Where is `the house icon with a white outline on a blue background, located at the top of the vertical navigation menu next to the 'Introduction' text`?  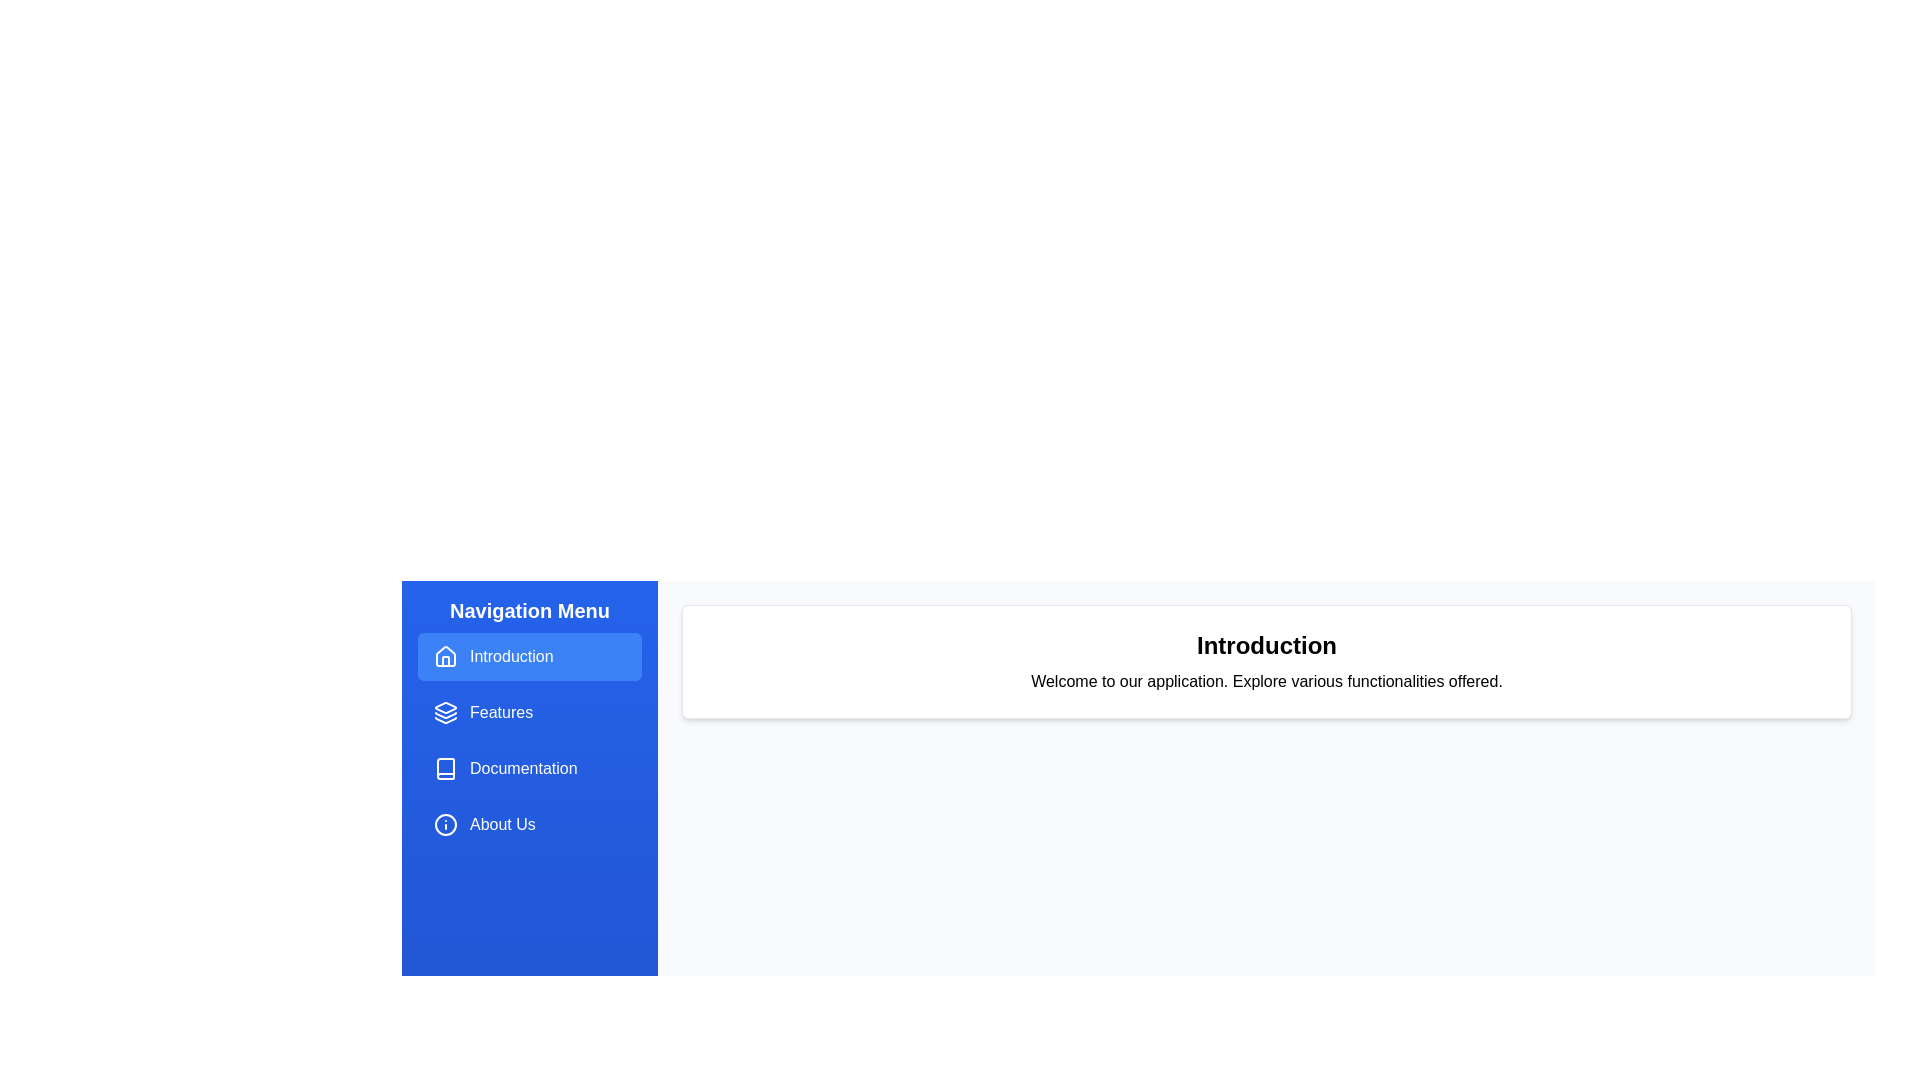
the house icon with a white outline on a blue background, located at the top of the vertical navigation menu next to the 'Introduction' text is located at coordinates (445, 656).